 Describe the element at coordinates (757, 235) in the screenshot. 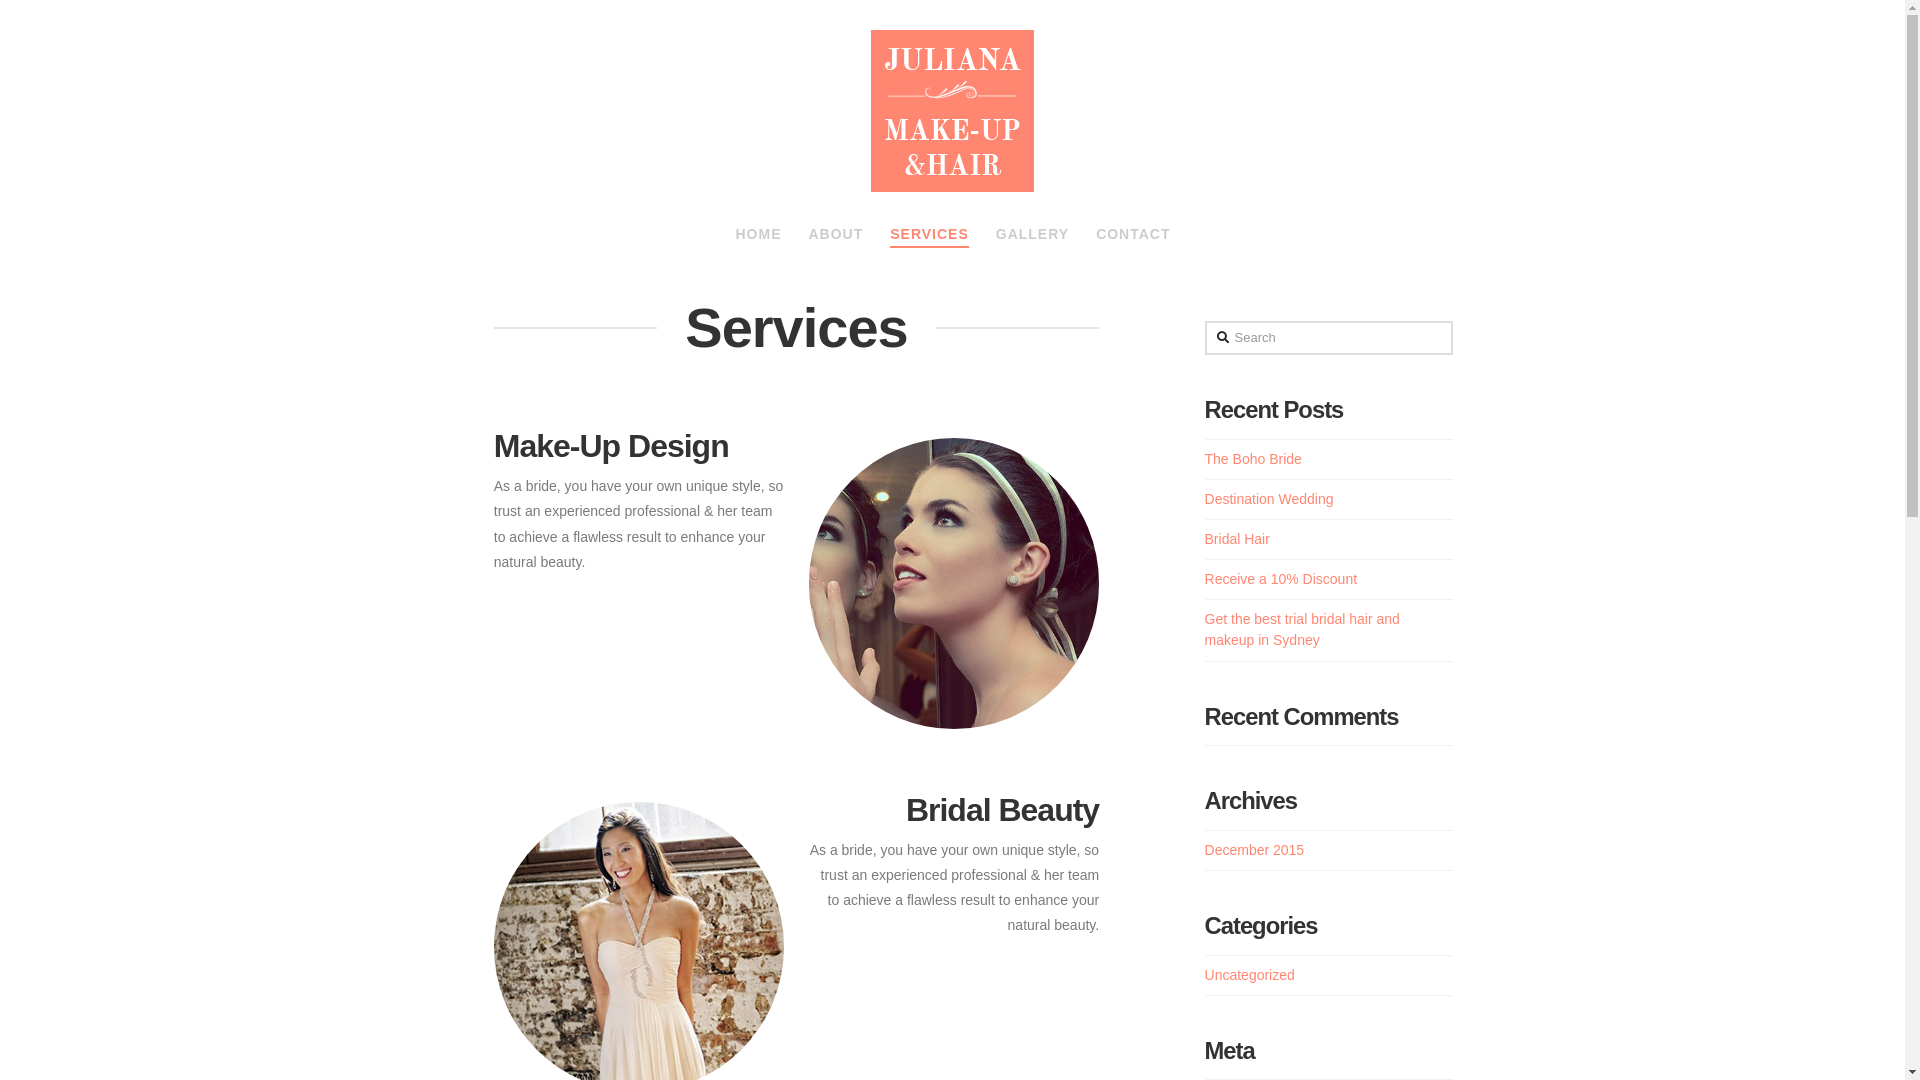

I see `'HOME'` at that location.